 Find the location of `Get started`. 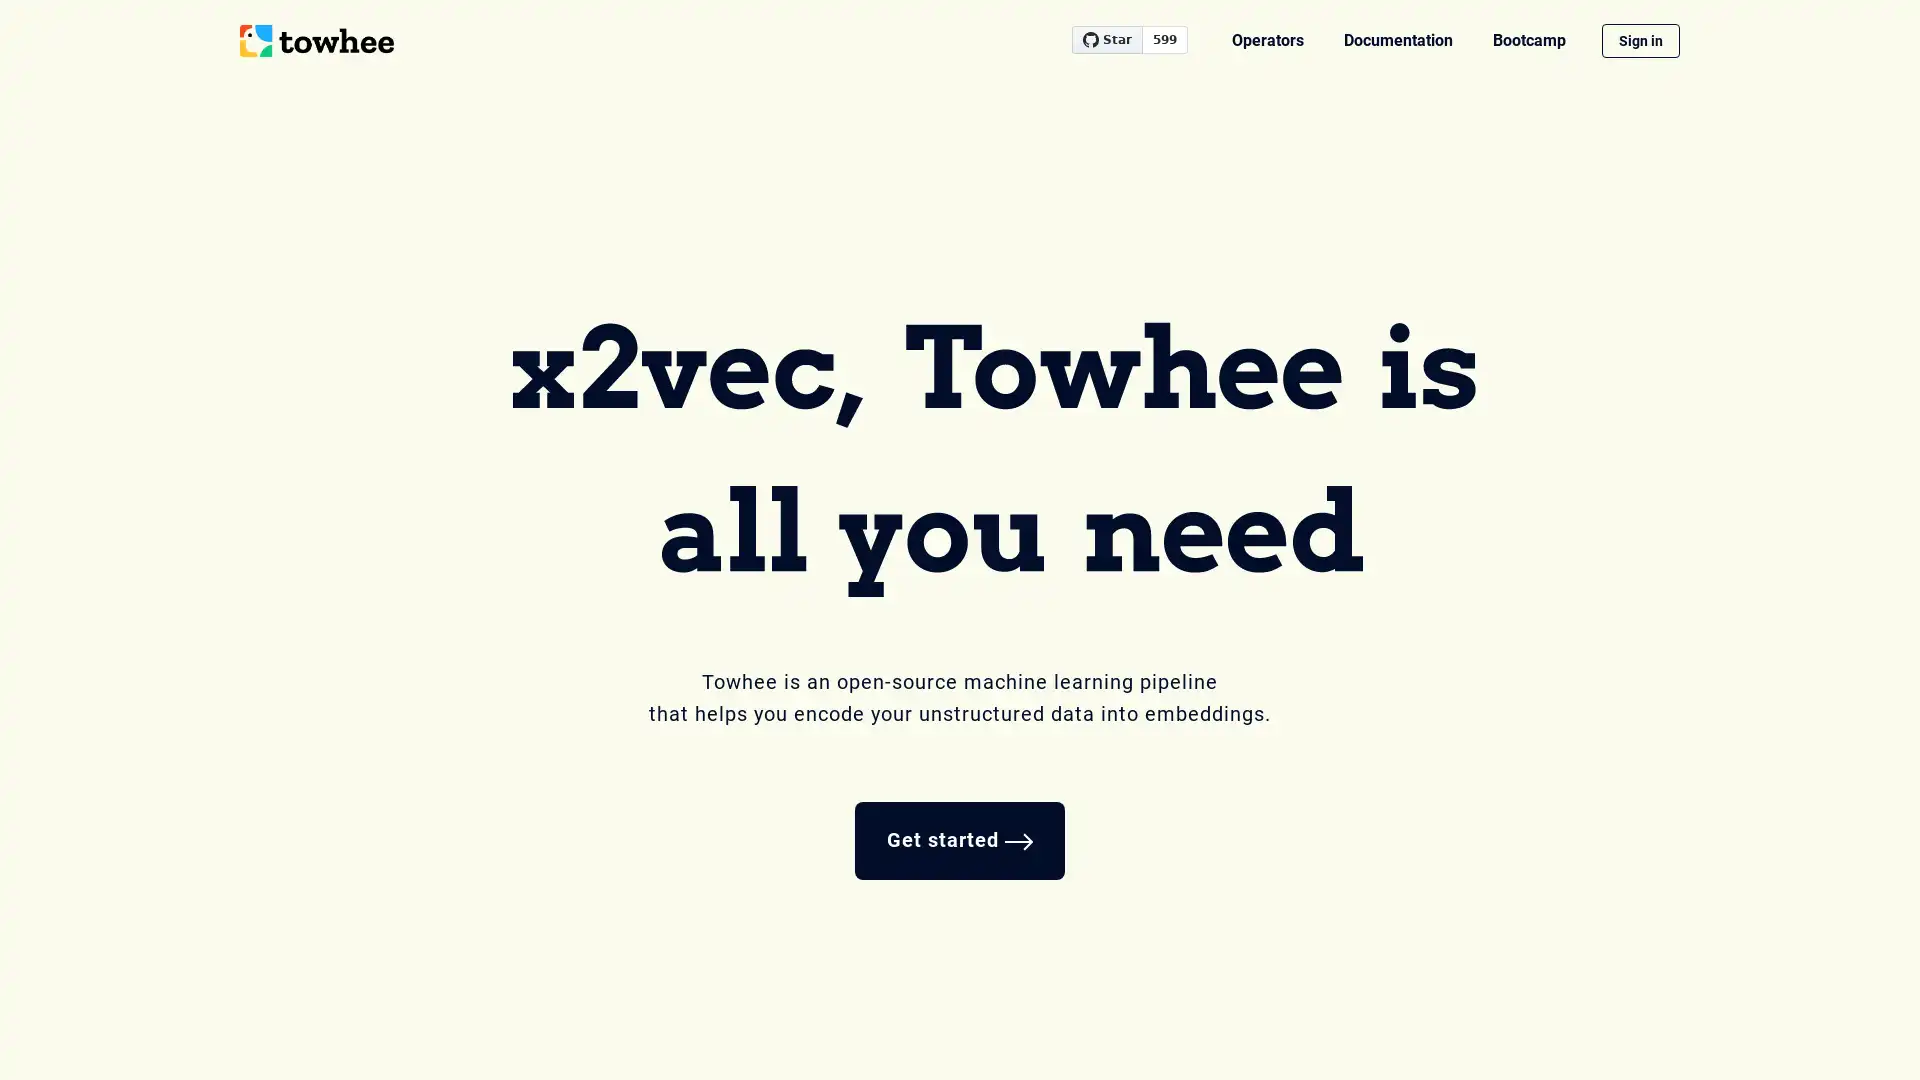

Get started is located at coordinates (960, 840).